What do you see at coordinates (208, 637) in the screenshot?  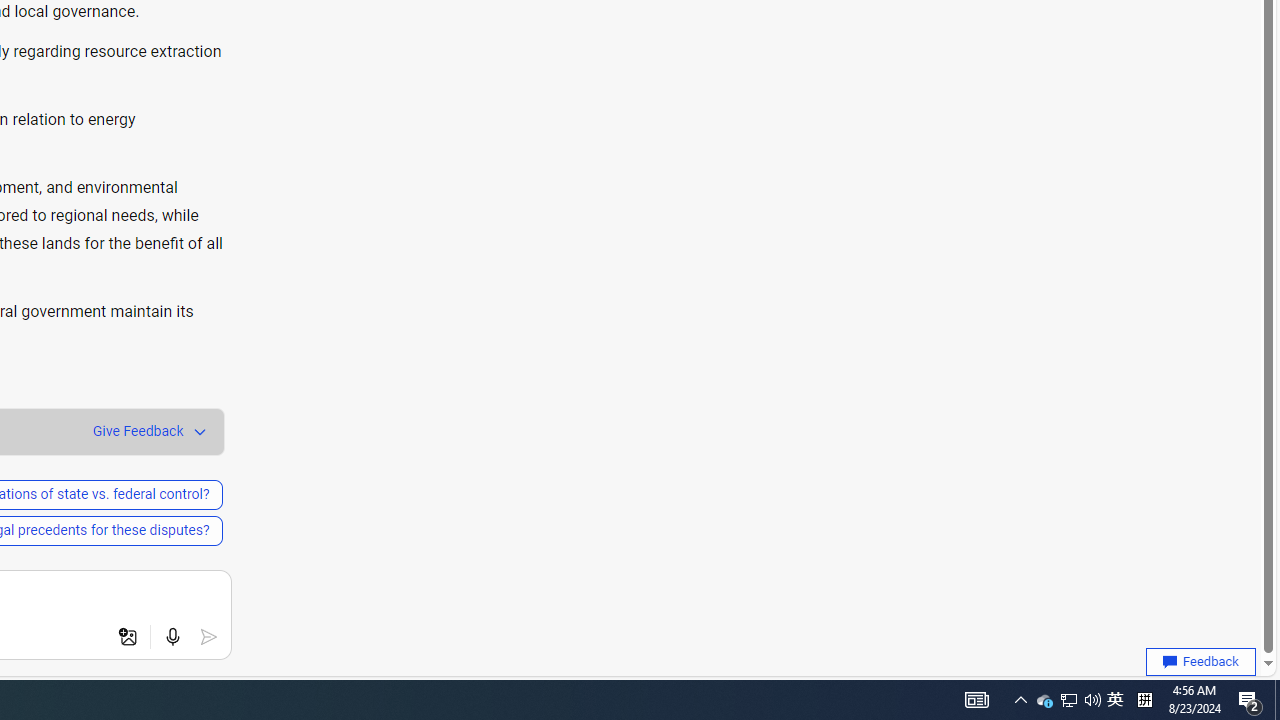 I see `'Submit'` at bounding box center [208, 637].